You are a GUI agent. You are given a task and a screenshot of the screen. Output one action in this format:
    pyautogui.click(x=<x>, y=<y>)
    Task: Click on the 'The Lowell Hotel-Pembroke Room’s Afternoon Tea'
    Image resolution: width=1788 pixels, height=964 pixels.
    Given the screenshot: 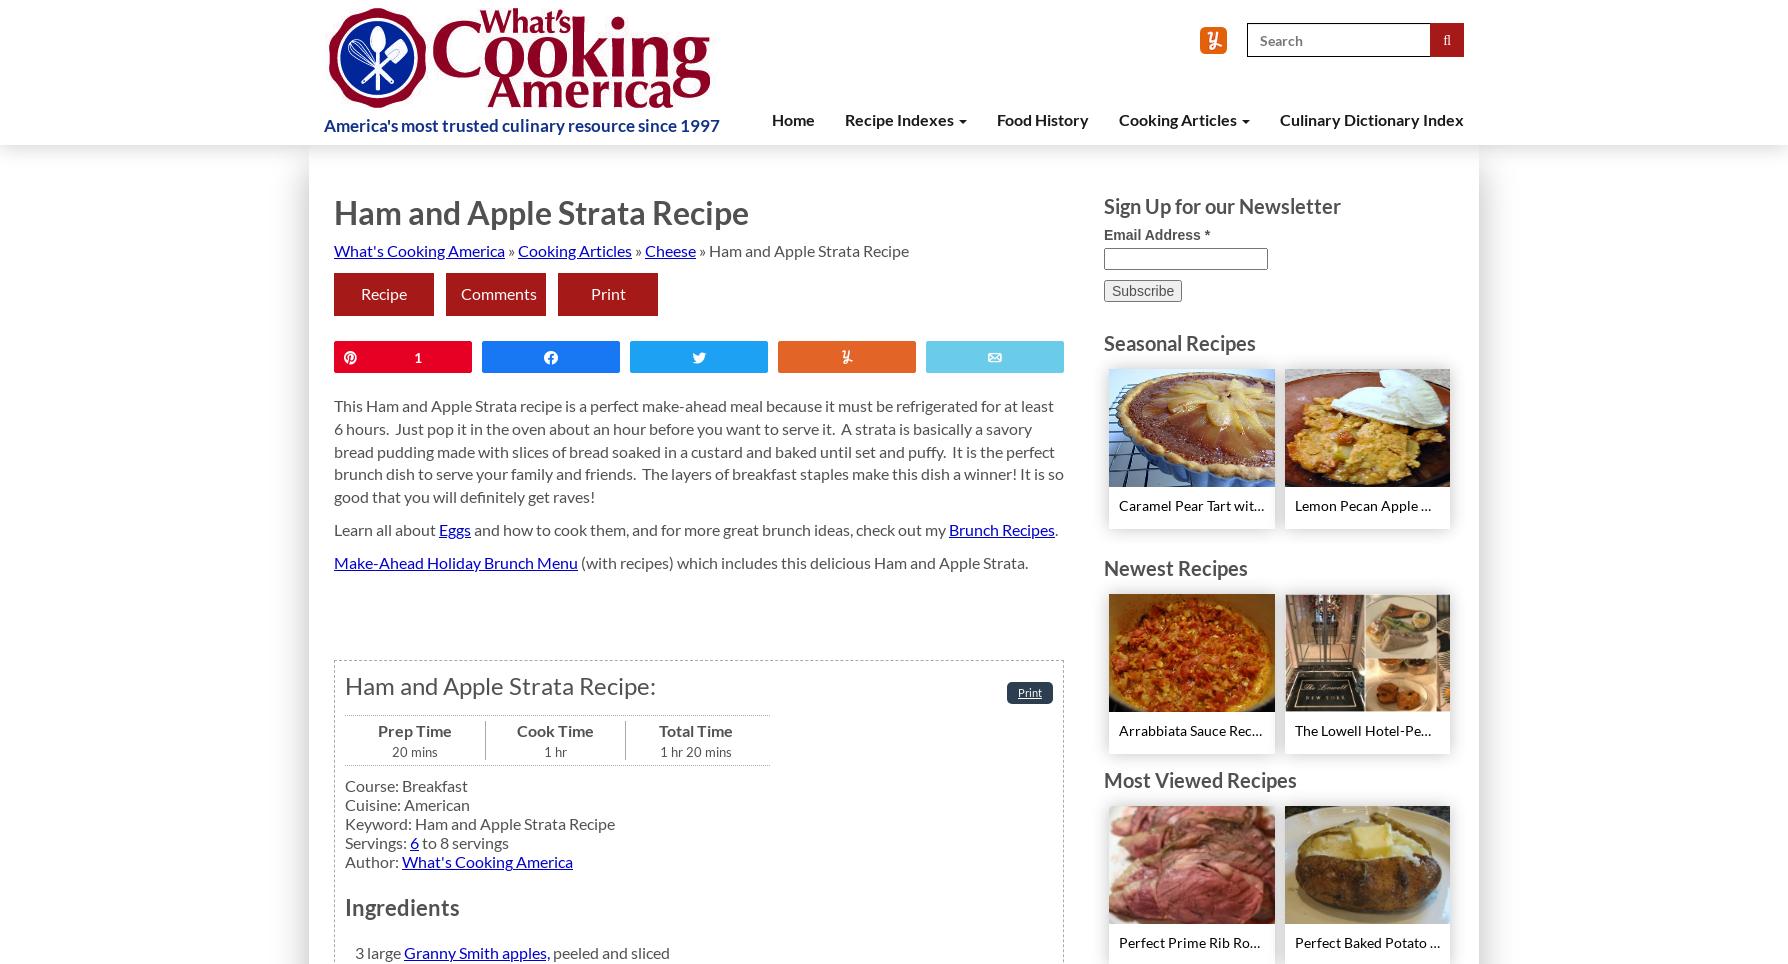 What is the action you would take?
    pyautogui.click(x=1292, y=729)
    